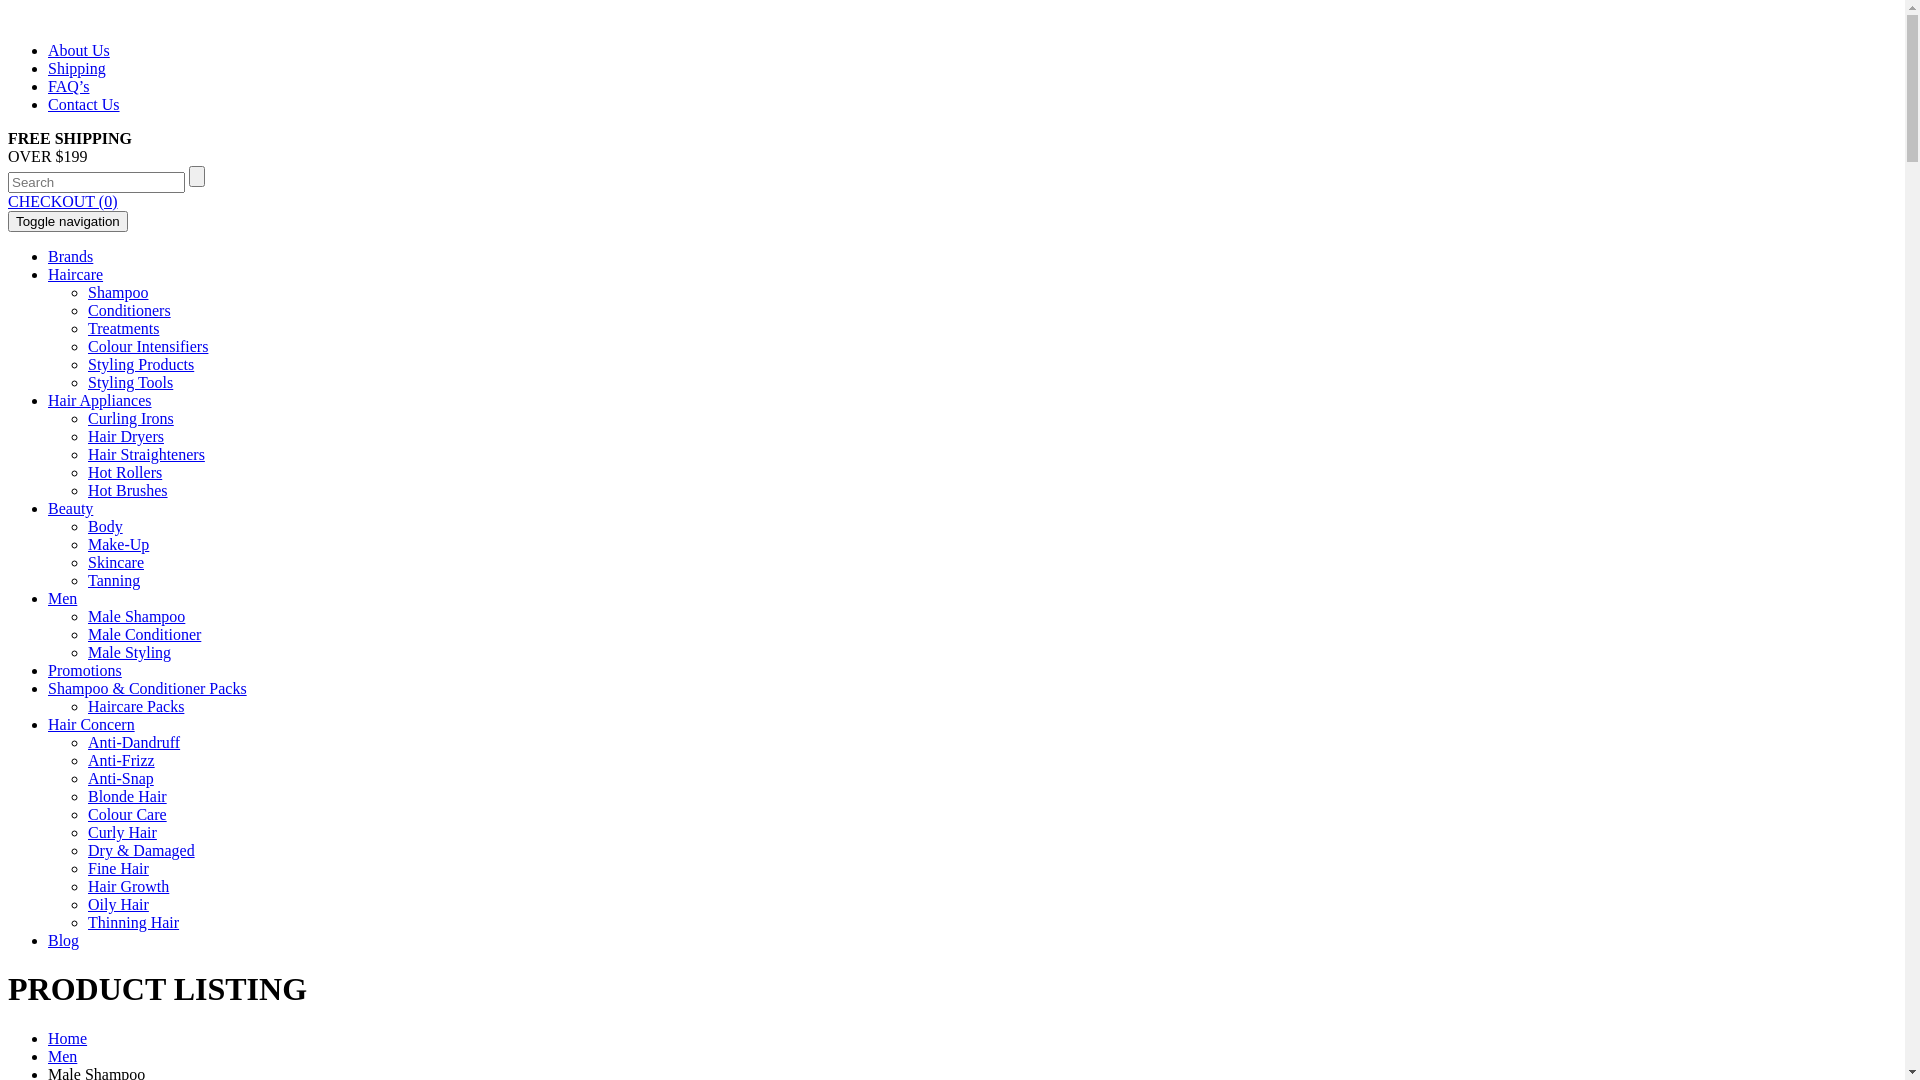 This screenshot has height=1080, width=1920. I want to click on 'Skincare', so click(114, 562).